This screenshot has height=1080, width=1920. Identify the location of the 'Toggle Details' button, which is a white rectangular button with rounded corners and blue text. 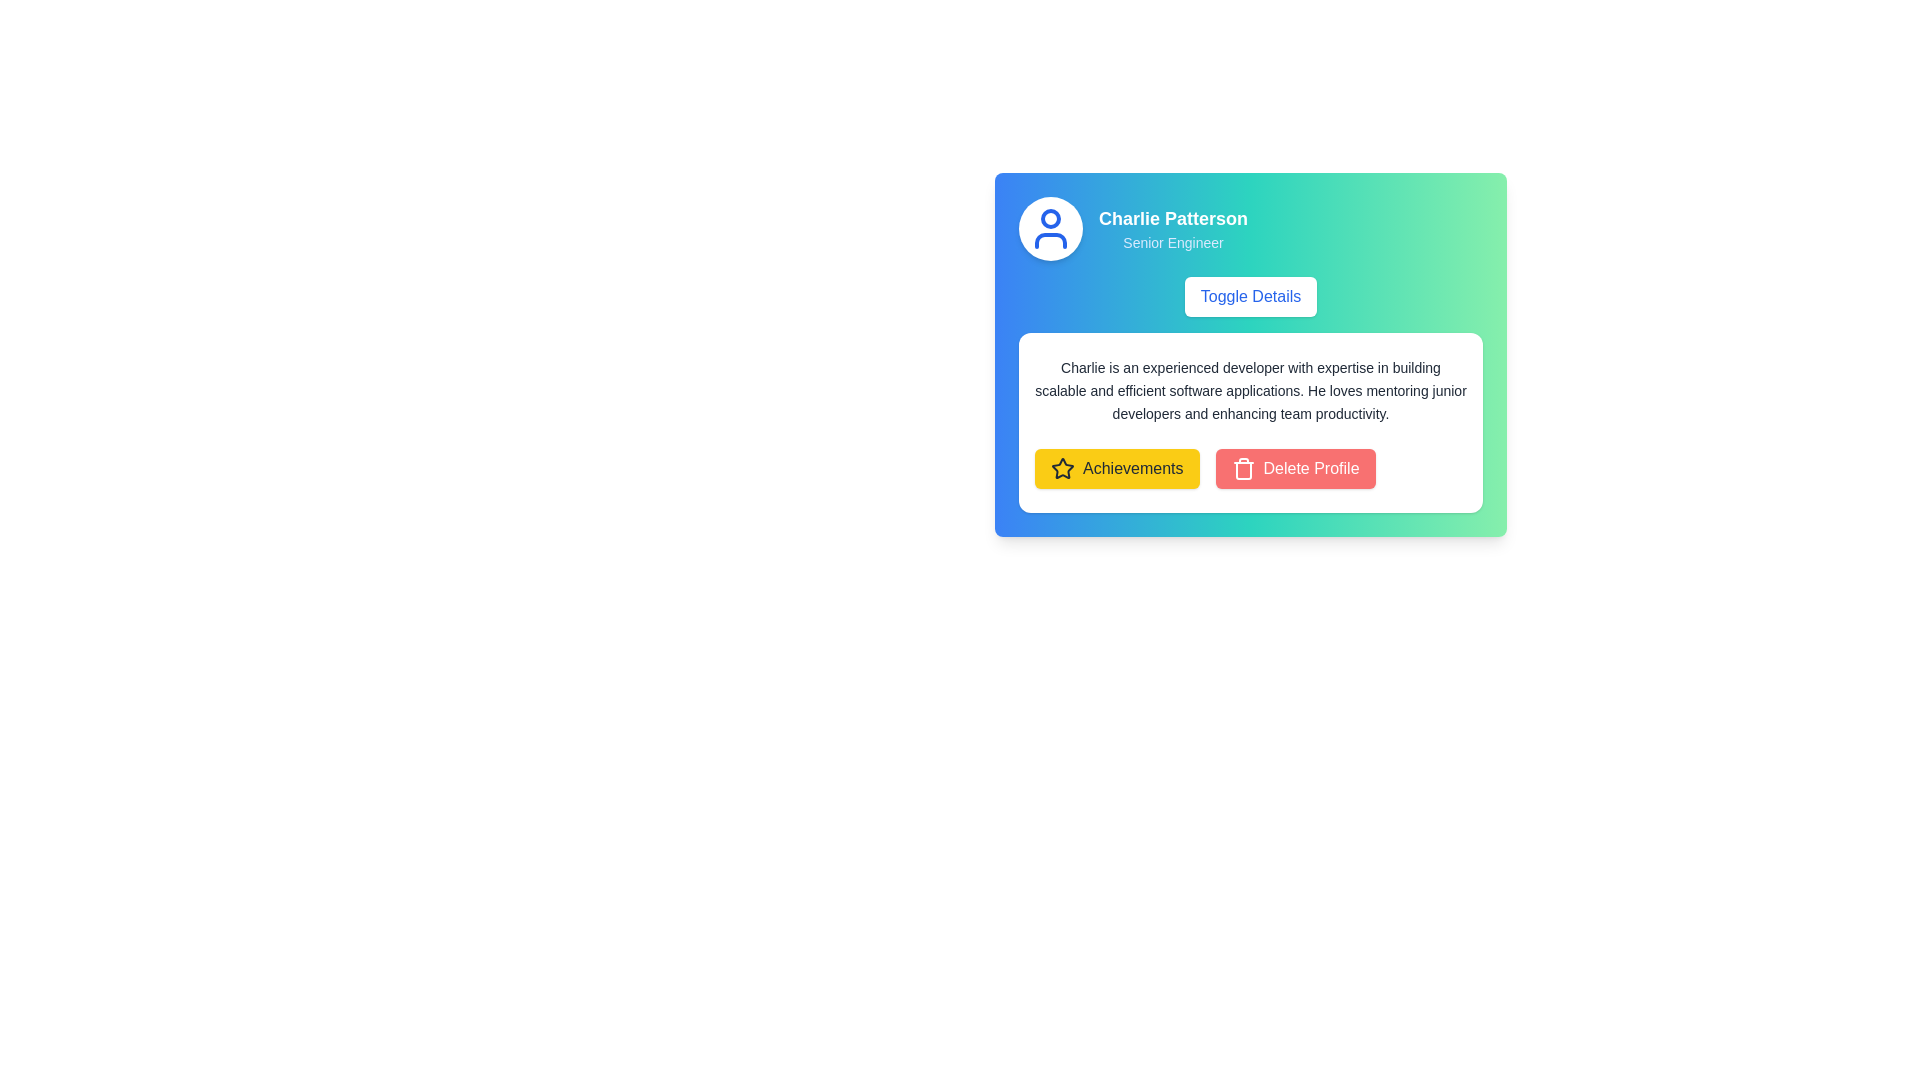
(1250, 297).